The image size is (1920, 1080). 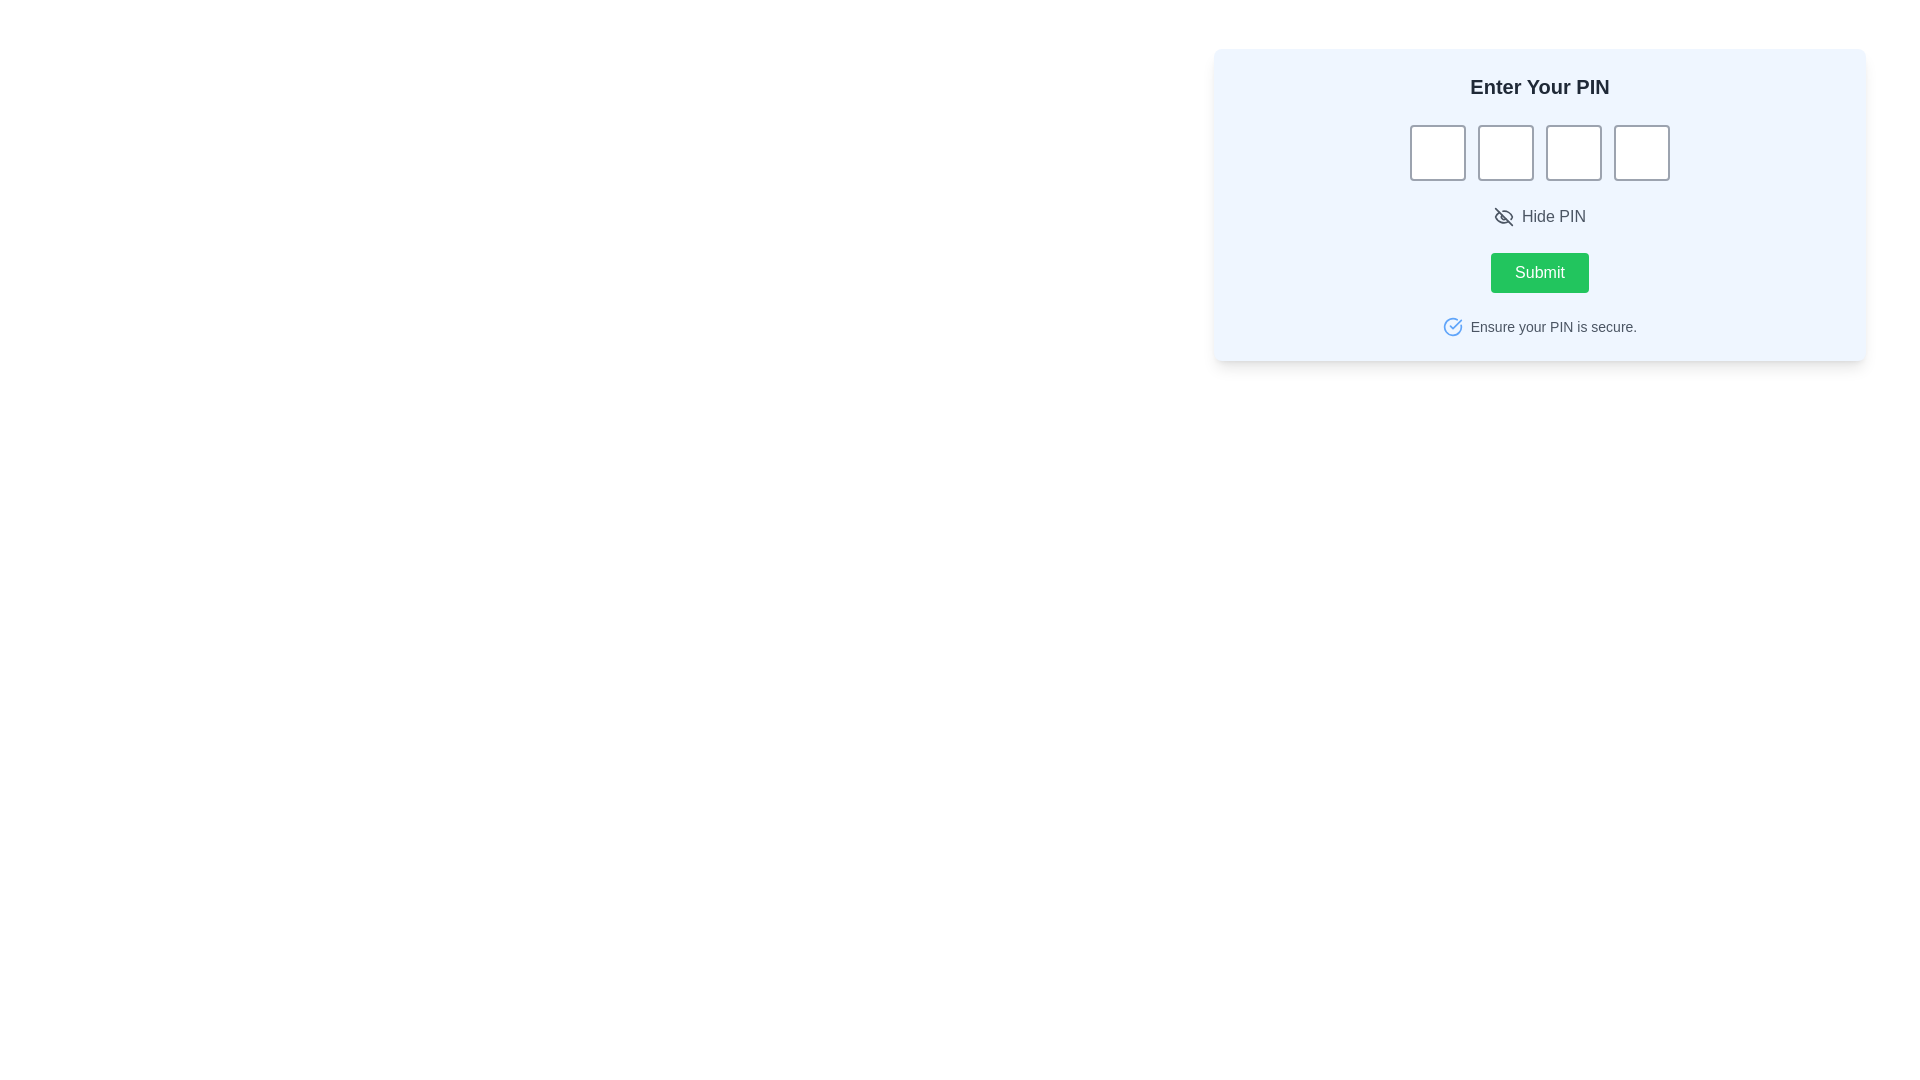 I want to click on descriptive text label indicating the purpose of toggling the visibility of the entered PIN, located next to the 'Toggle PIN visibility' icon in the upper right segment of the interface, so click(x=1553, y=216).